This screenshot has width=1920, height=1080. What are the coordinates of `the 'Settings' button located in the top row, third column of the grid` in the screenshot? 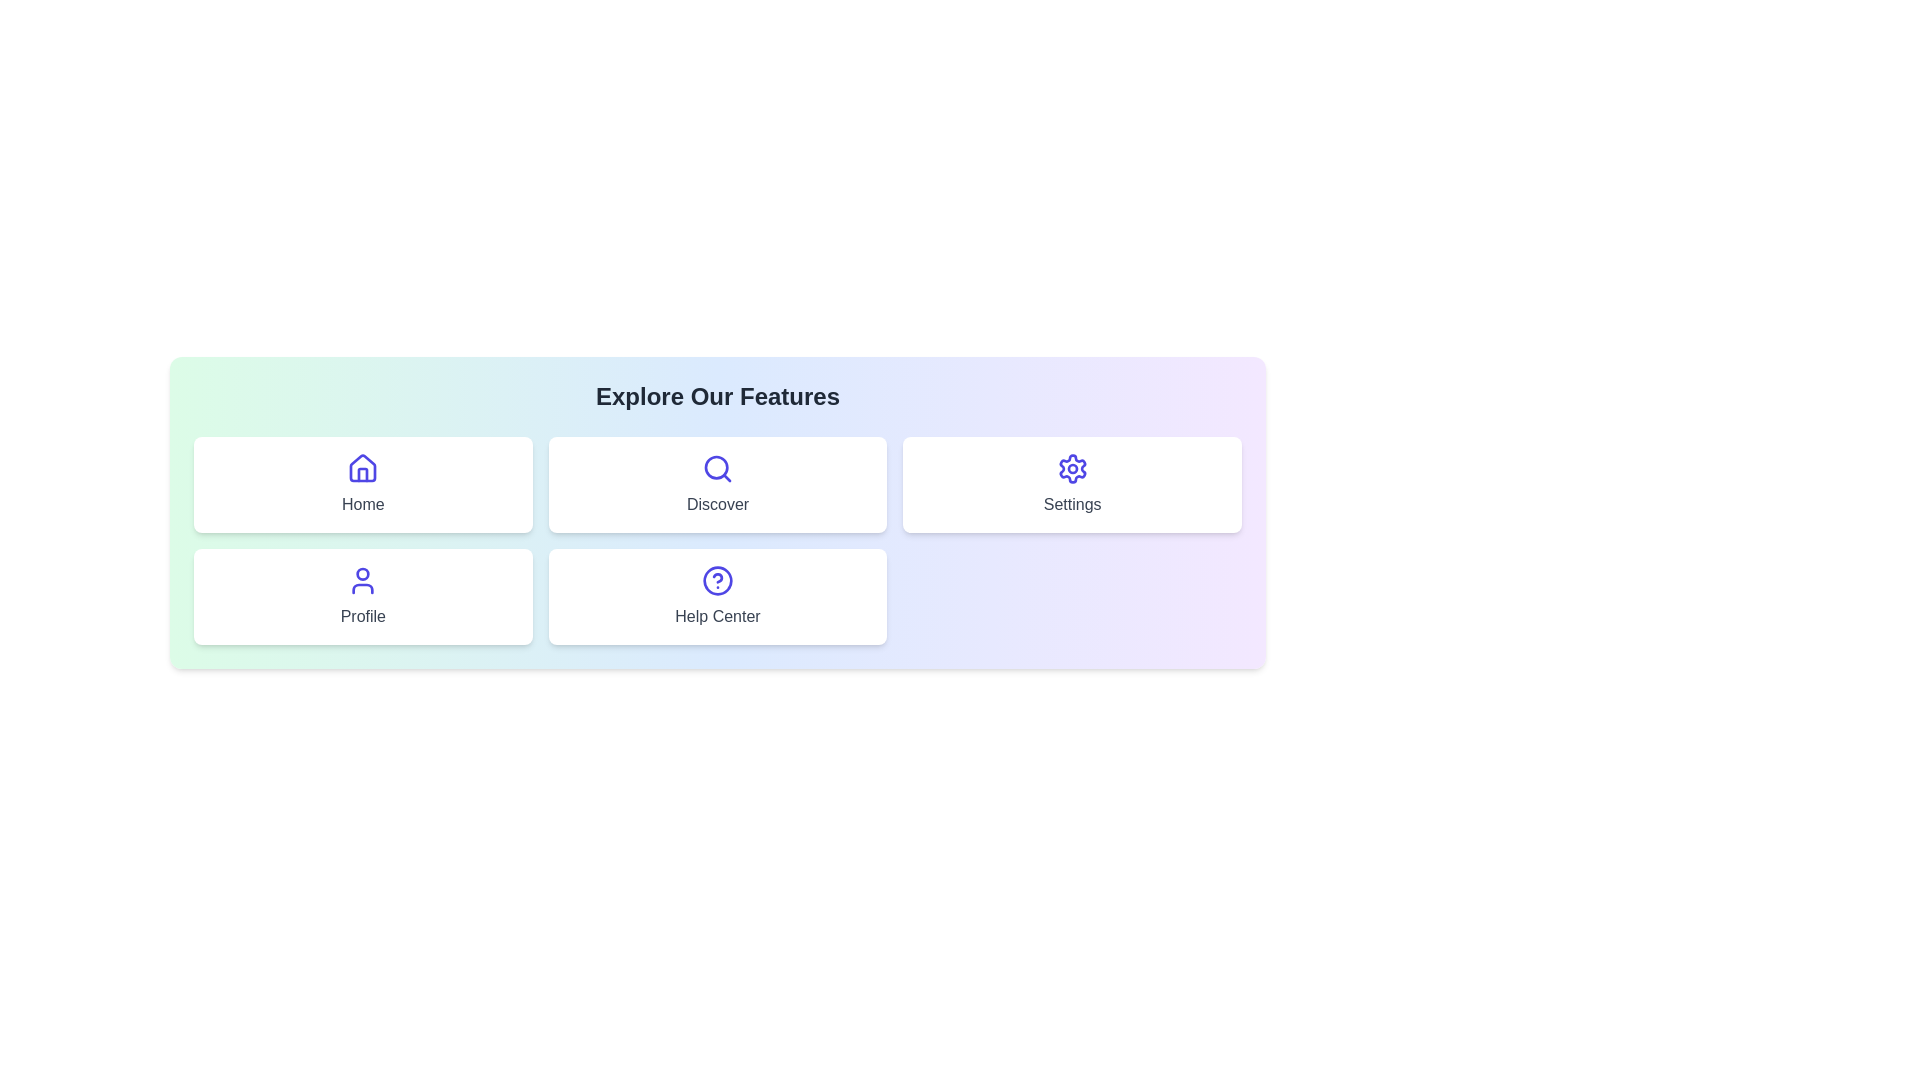 It's located at (1071, 485).